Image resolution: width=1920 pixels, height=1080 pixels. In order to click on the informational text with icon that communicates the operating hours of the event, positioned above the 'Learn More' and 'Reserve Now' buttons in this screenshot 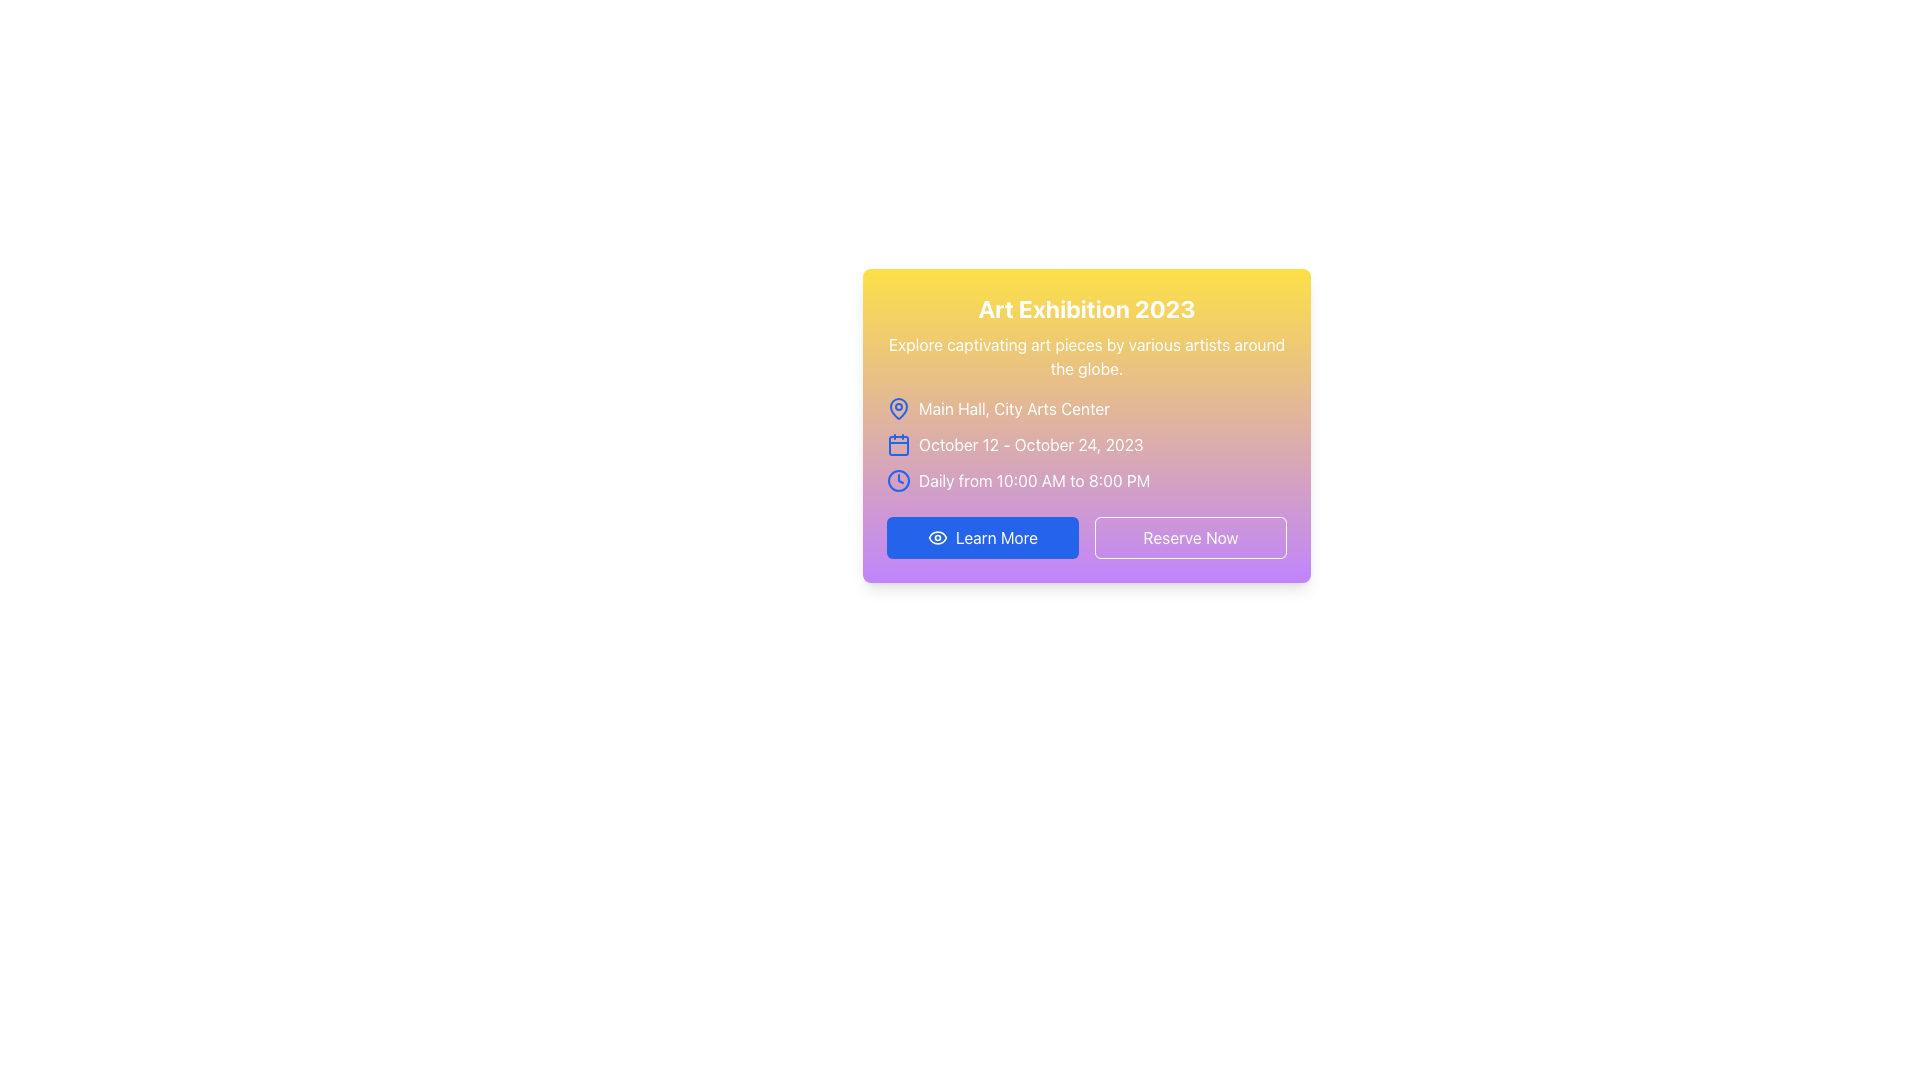, I will do `click(1085, 481)`.